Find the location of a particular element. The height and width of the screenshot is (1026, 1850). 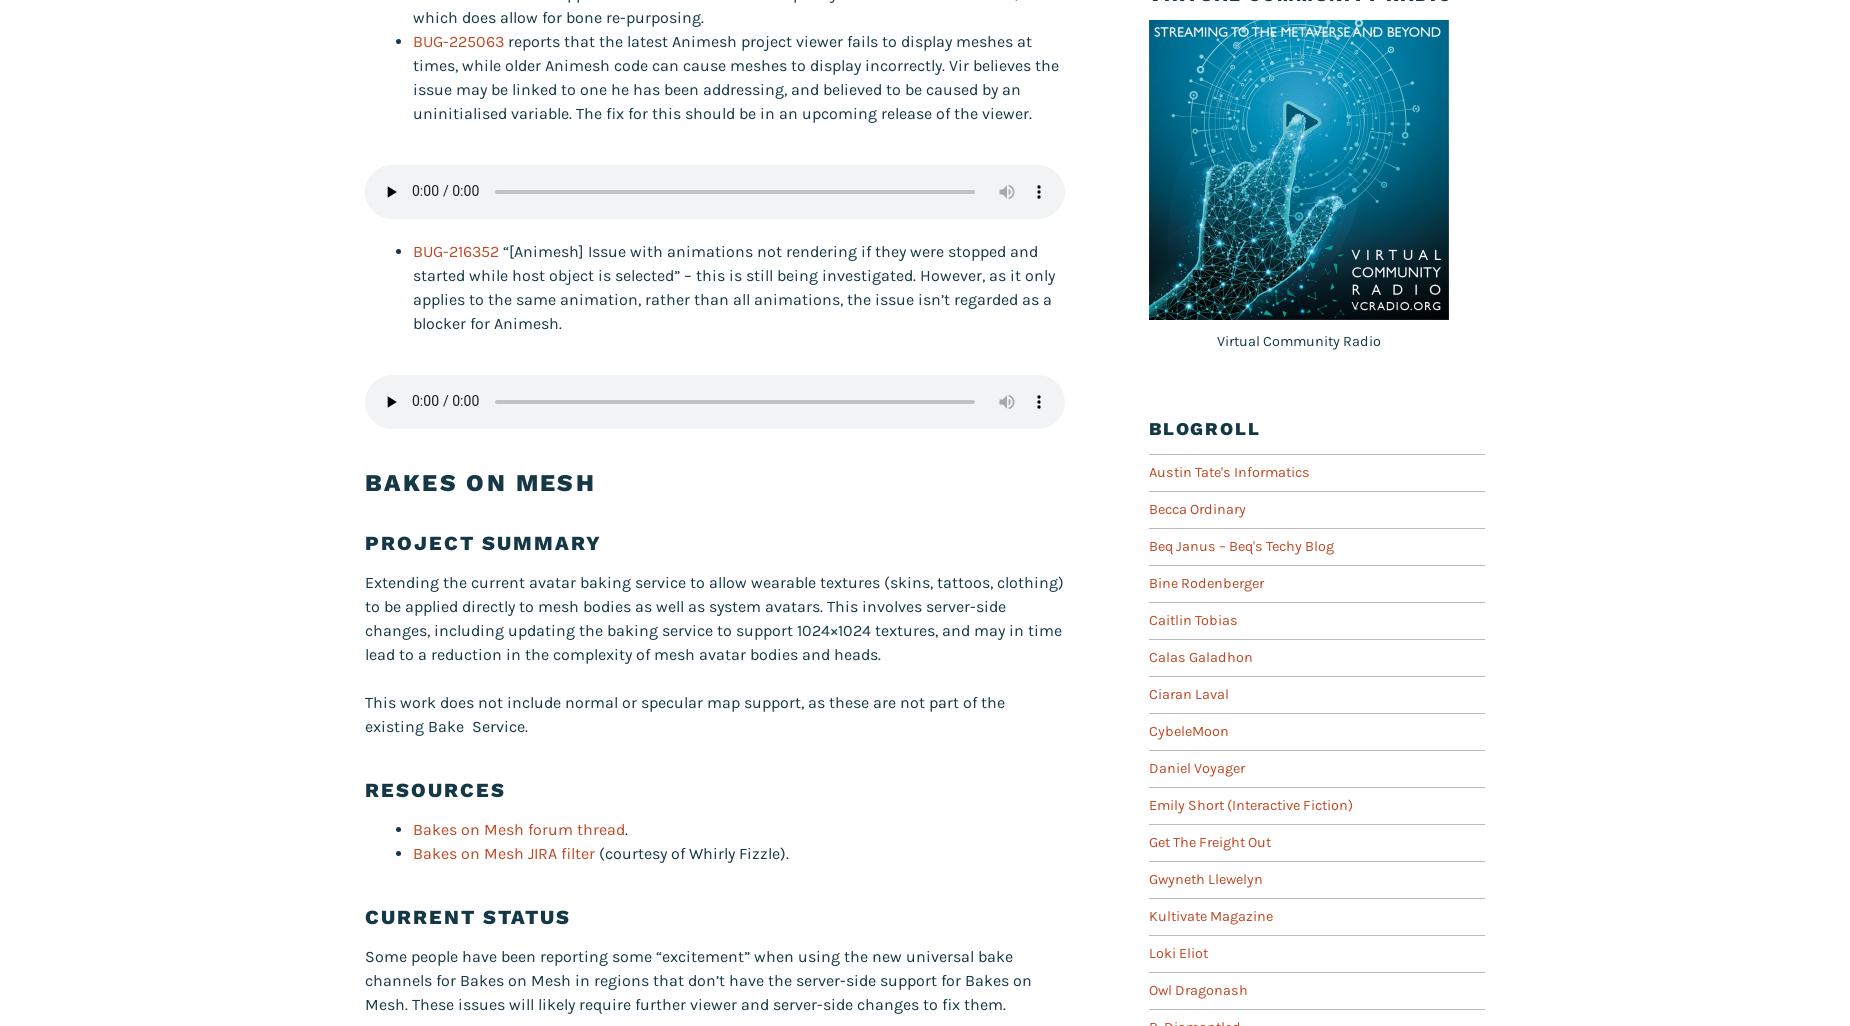

'Austin Tate's Informatics' is located at coordinates (1228, 470).